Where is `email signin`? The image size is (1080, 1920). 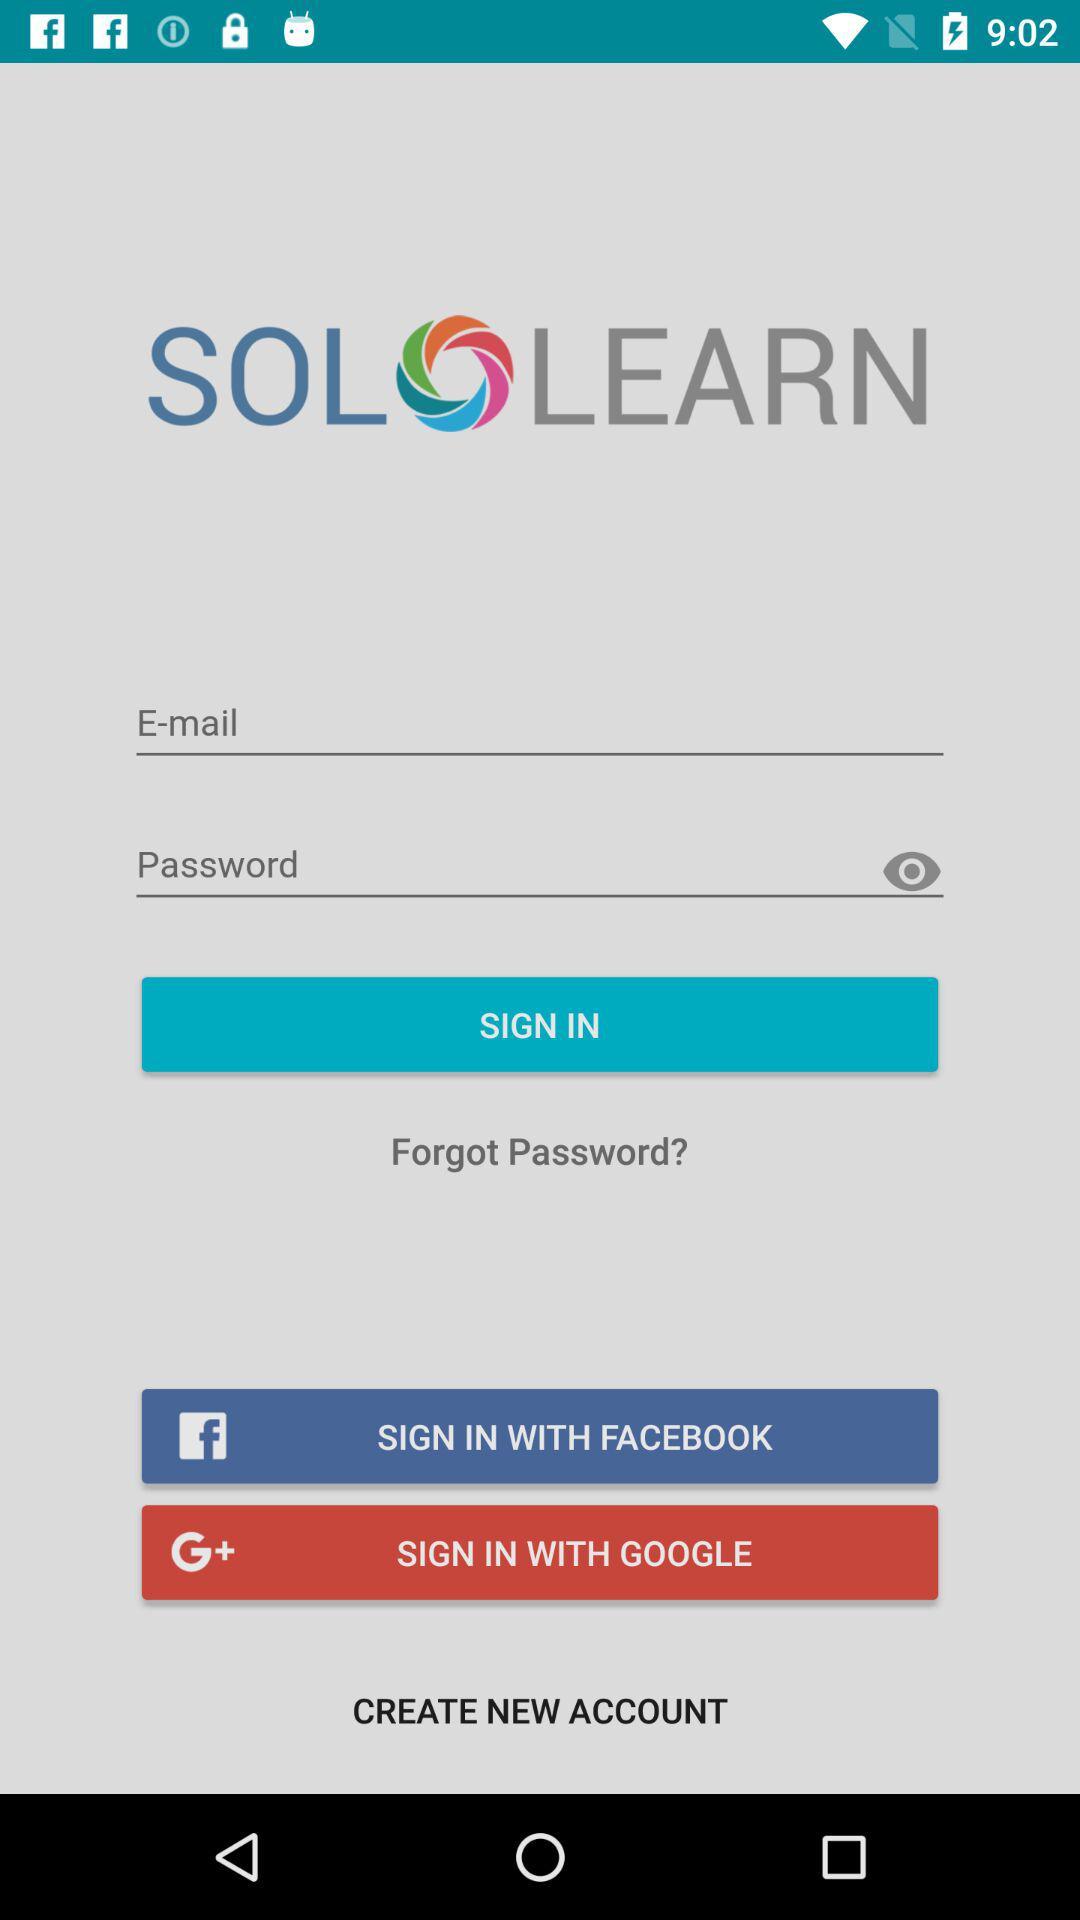
email signin is located at coordinates (540, 723).